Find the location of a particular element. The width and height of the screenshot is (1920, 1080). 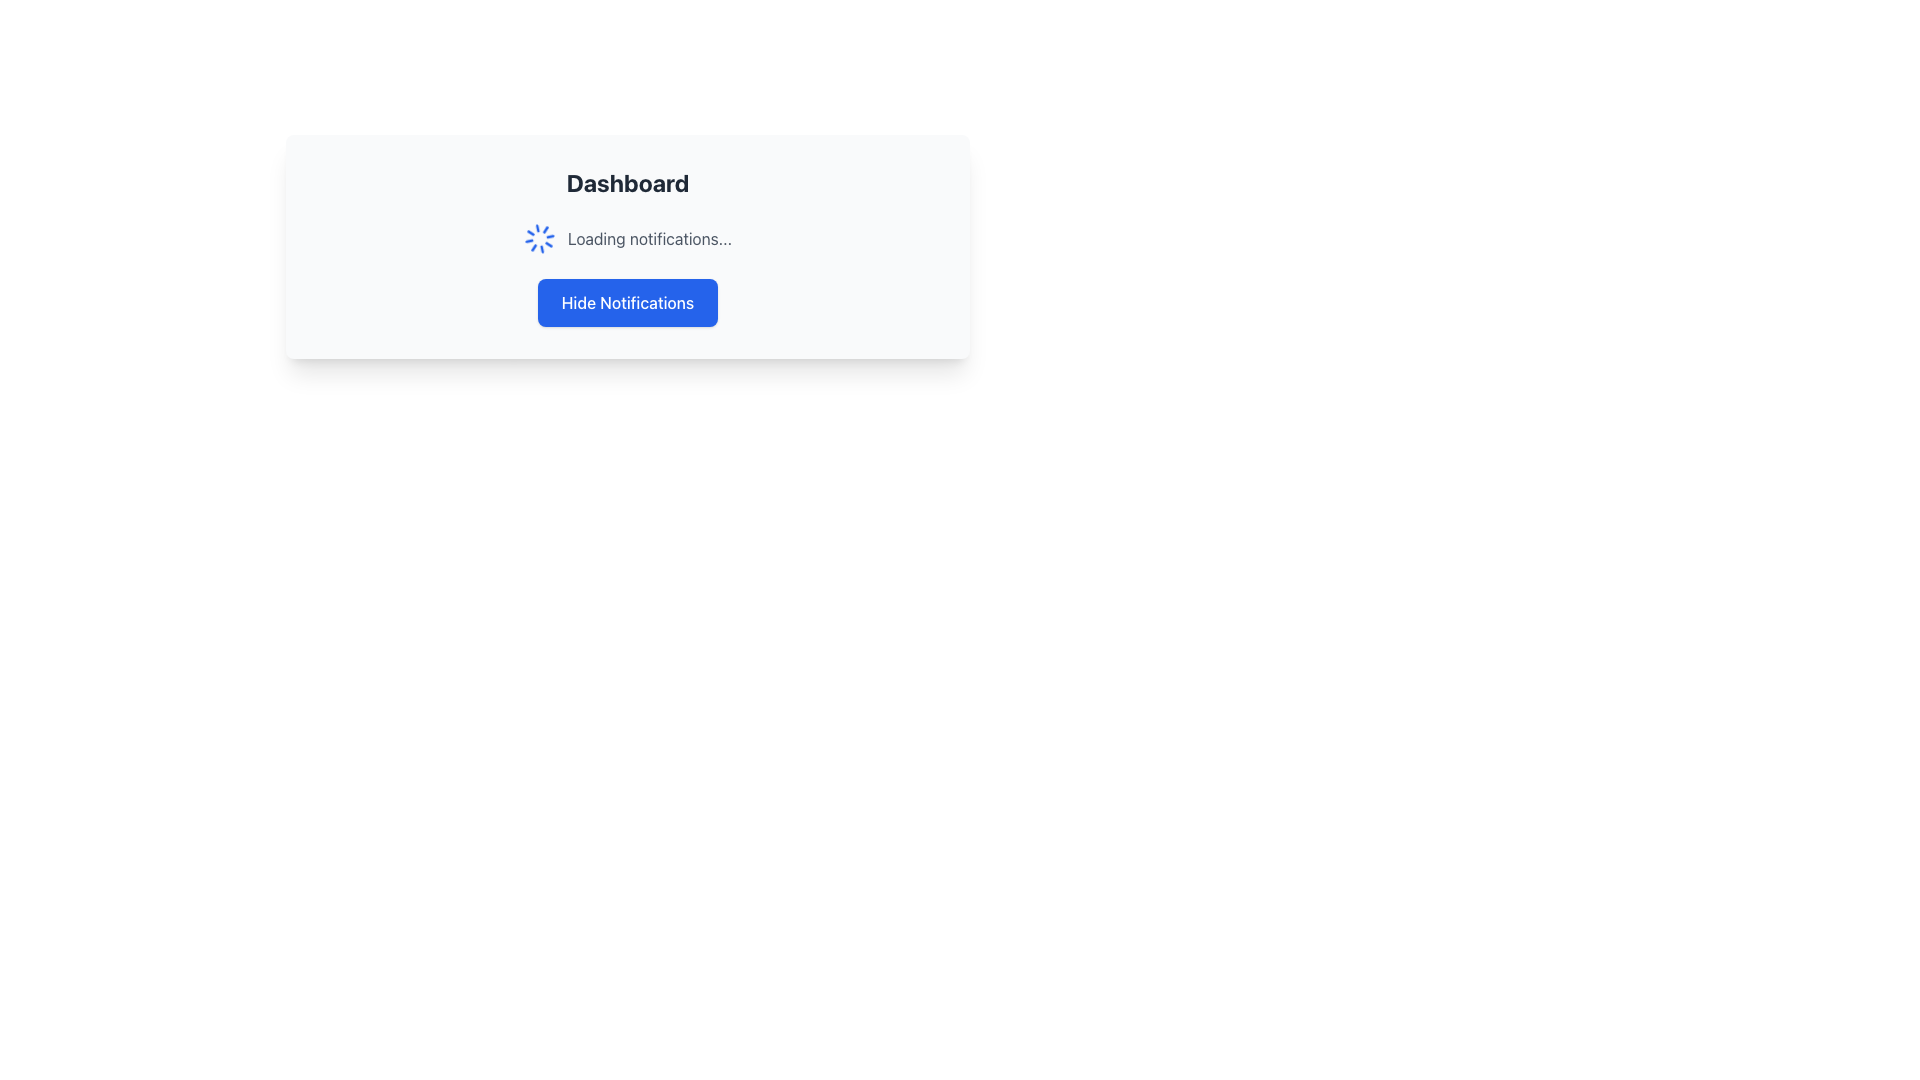

the animated blue circular loader icon indicating loading status, located to the left of the text 'Loading notifications...' is located at coordinates (539, 238).